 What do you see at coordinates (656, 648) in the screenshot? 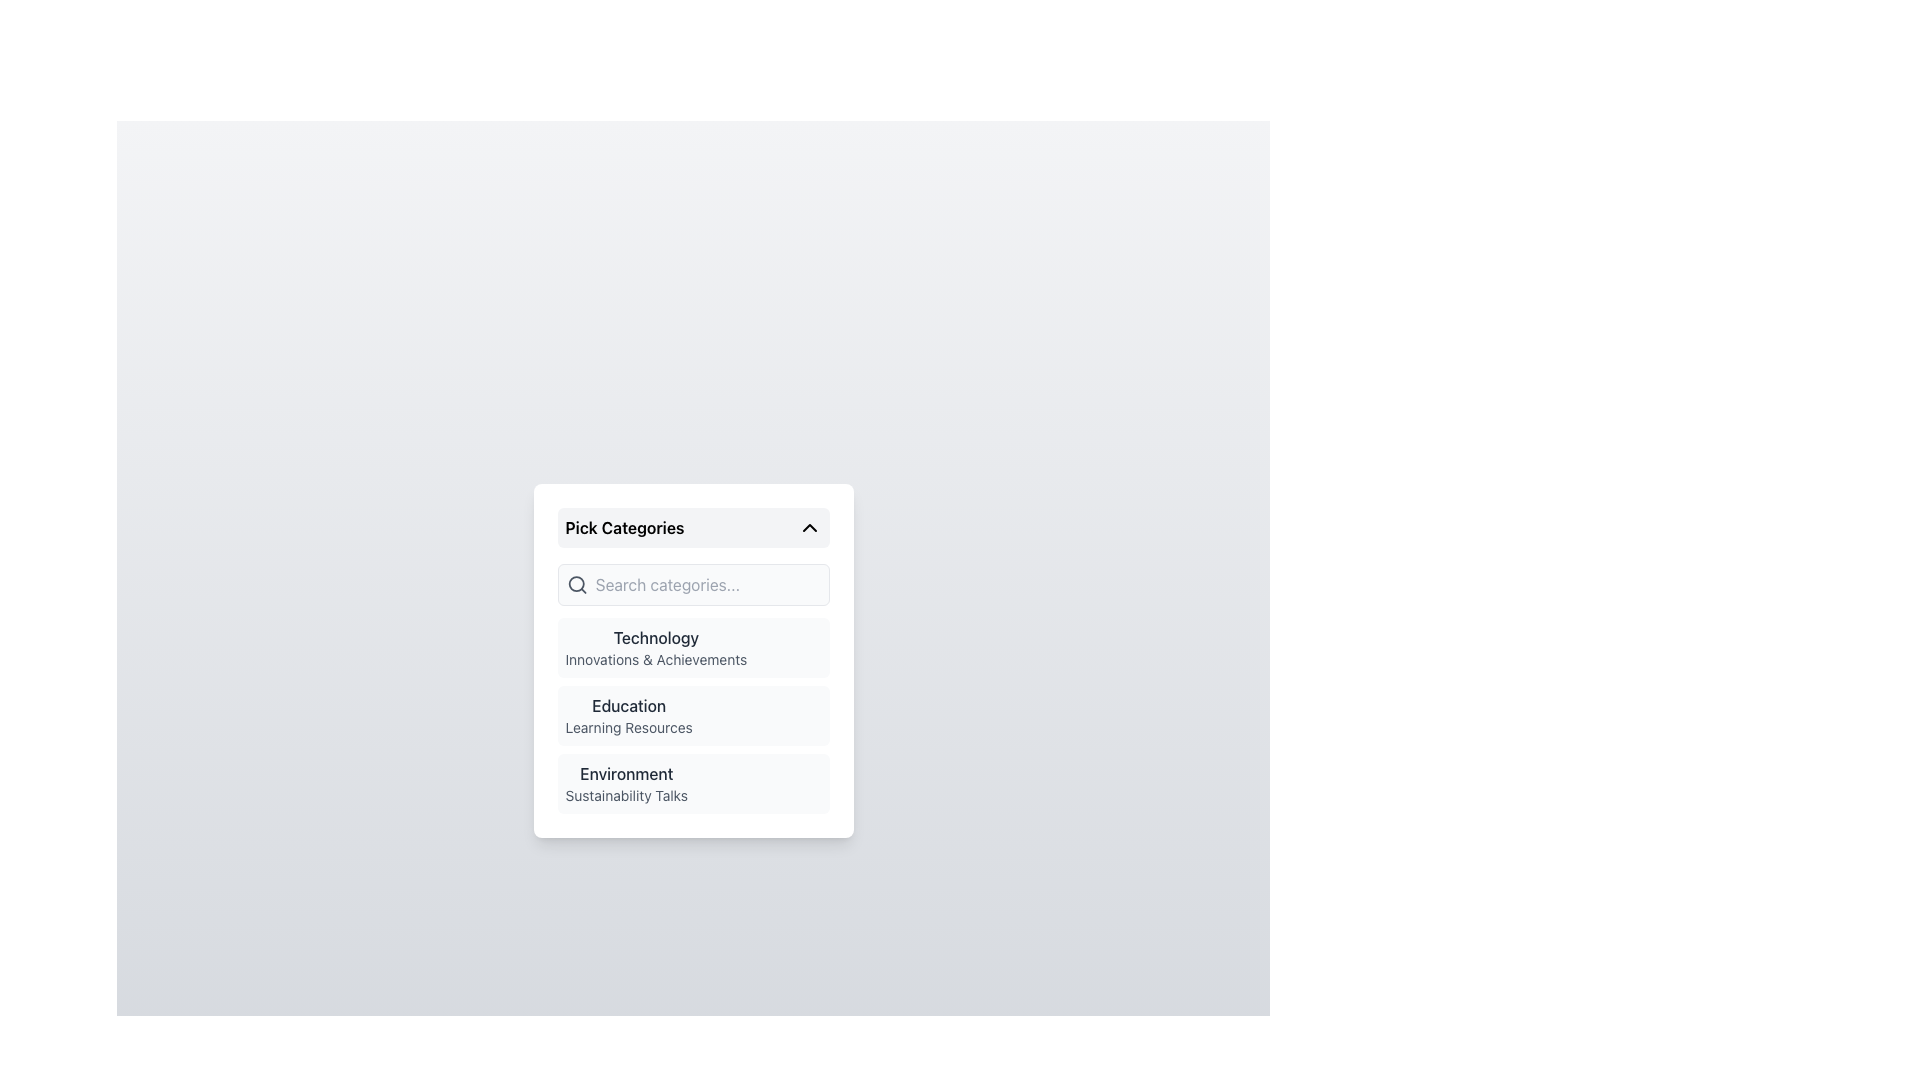
I see `the 'Technology' category label, which is the first category in a vertical list` at bounding box center [656, 648].